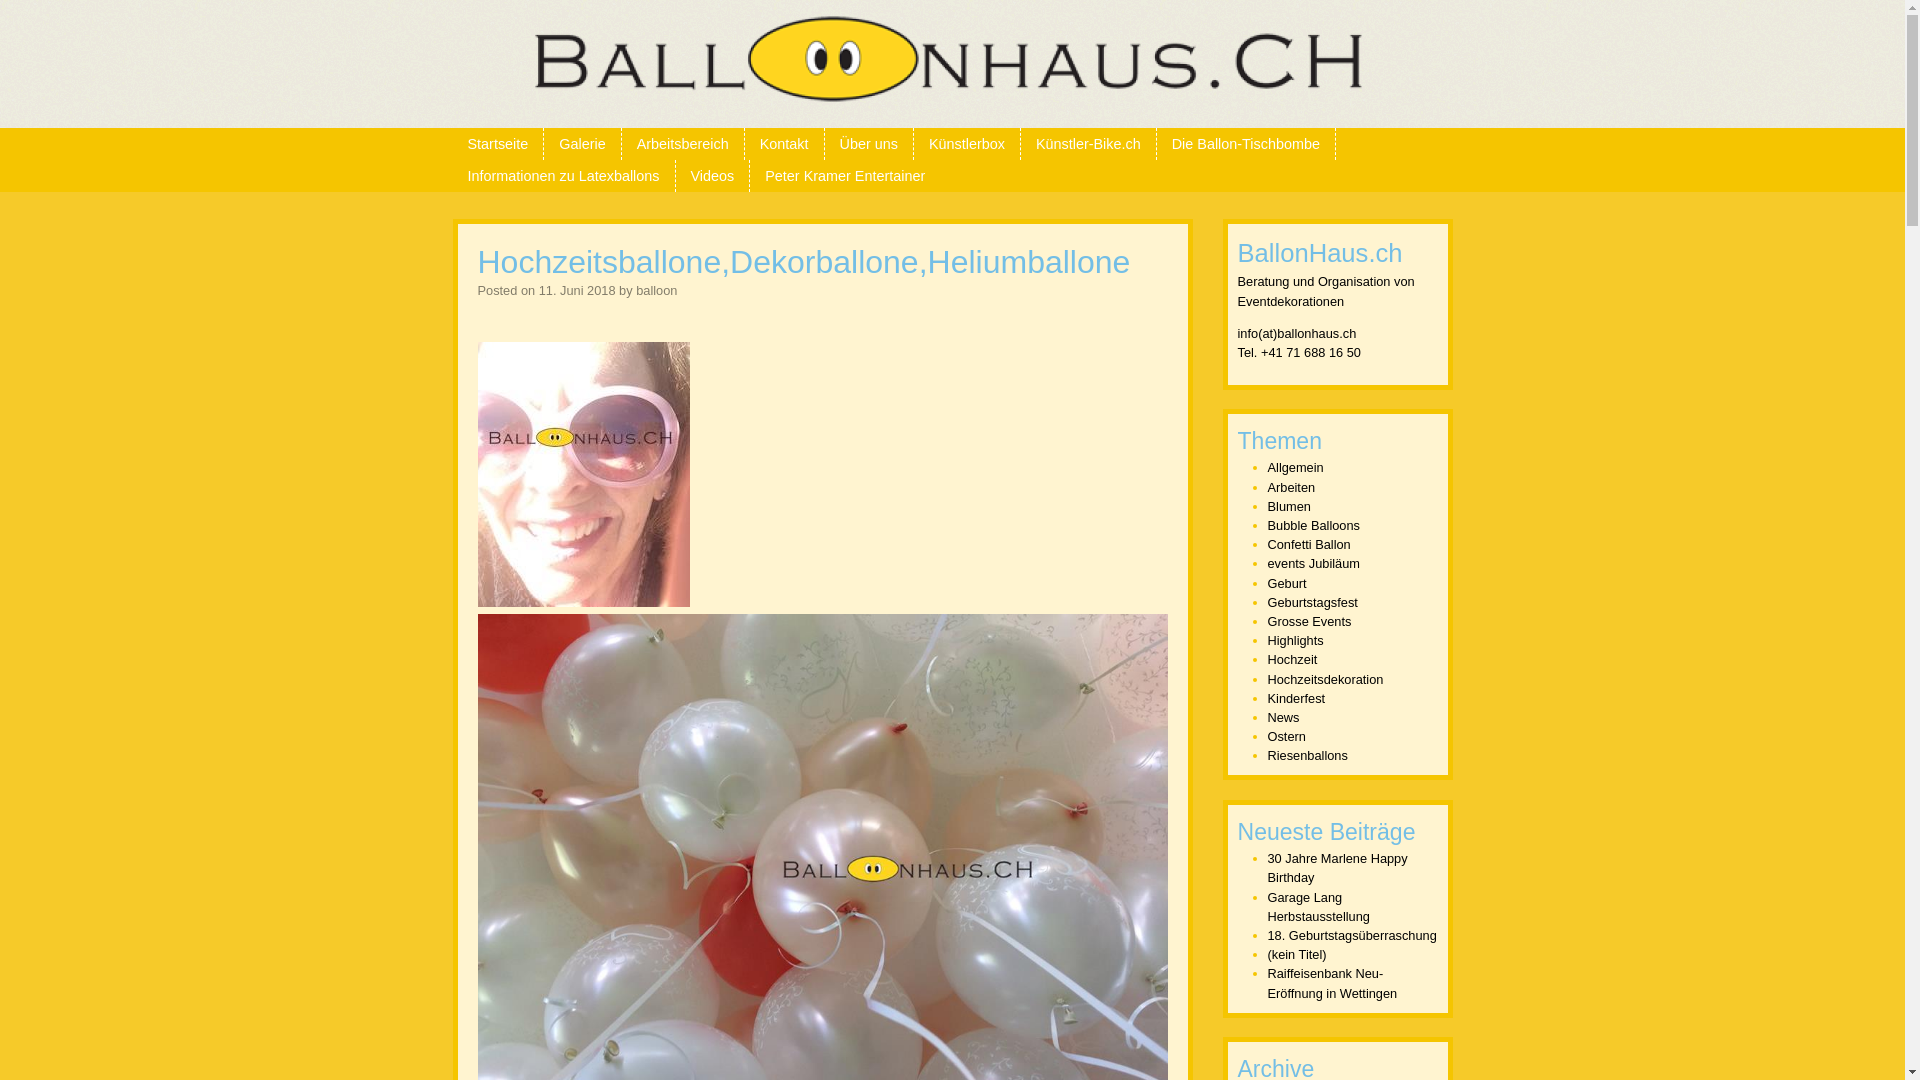 The height and width of the screenshot is (1080, 1920). Describe the element at coordinates (1287, 583) in the screenshot. I see `'Geburt'` at that location.